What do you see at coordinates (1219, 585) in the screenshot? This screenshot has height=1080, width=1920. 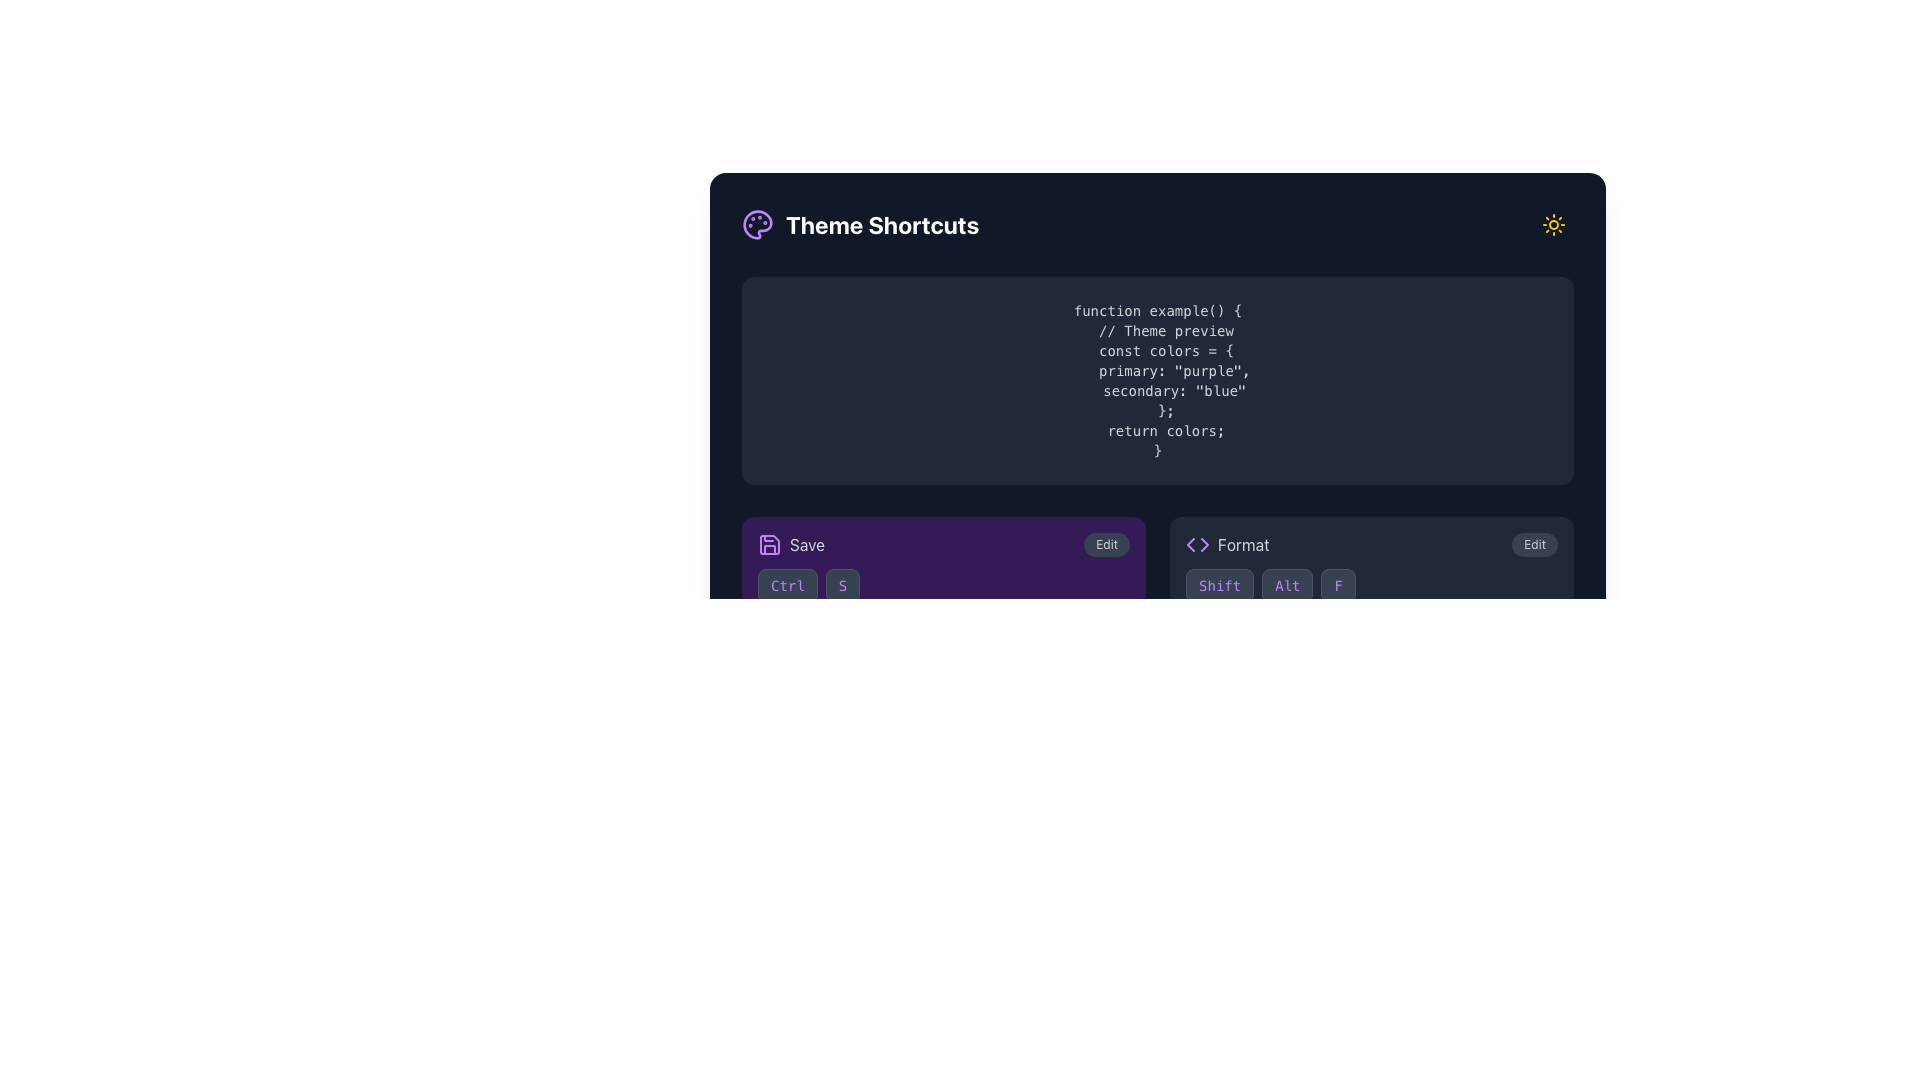 I see `the 'Shift' button styled as a keyboard key with a dark gray background and purple outline, located in the bottom right area beneath the 'Format' section` at bounding box center [1219, 585].